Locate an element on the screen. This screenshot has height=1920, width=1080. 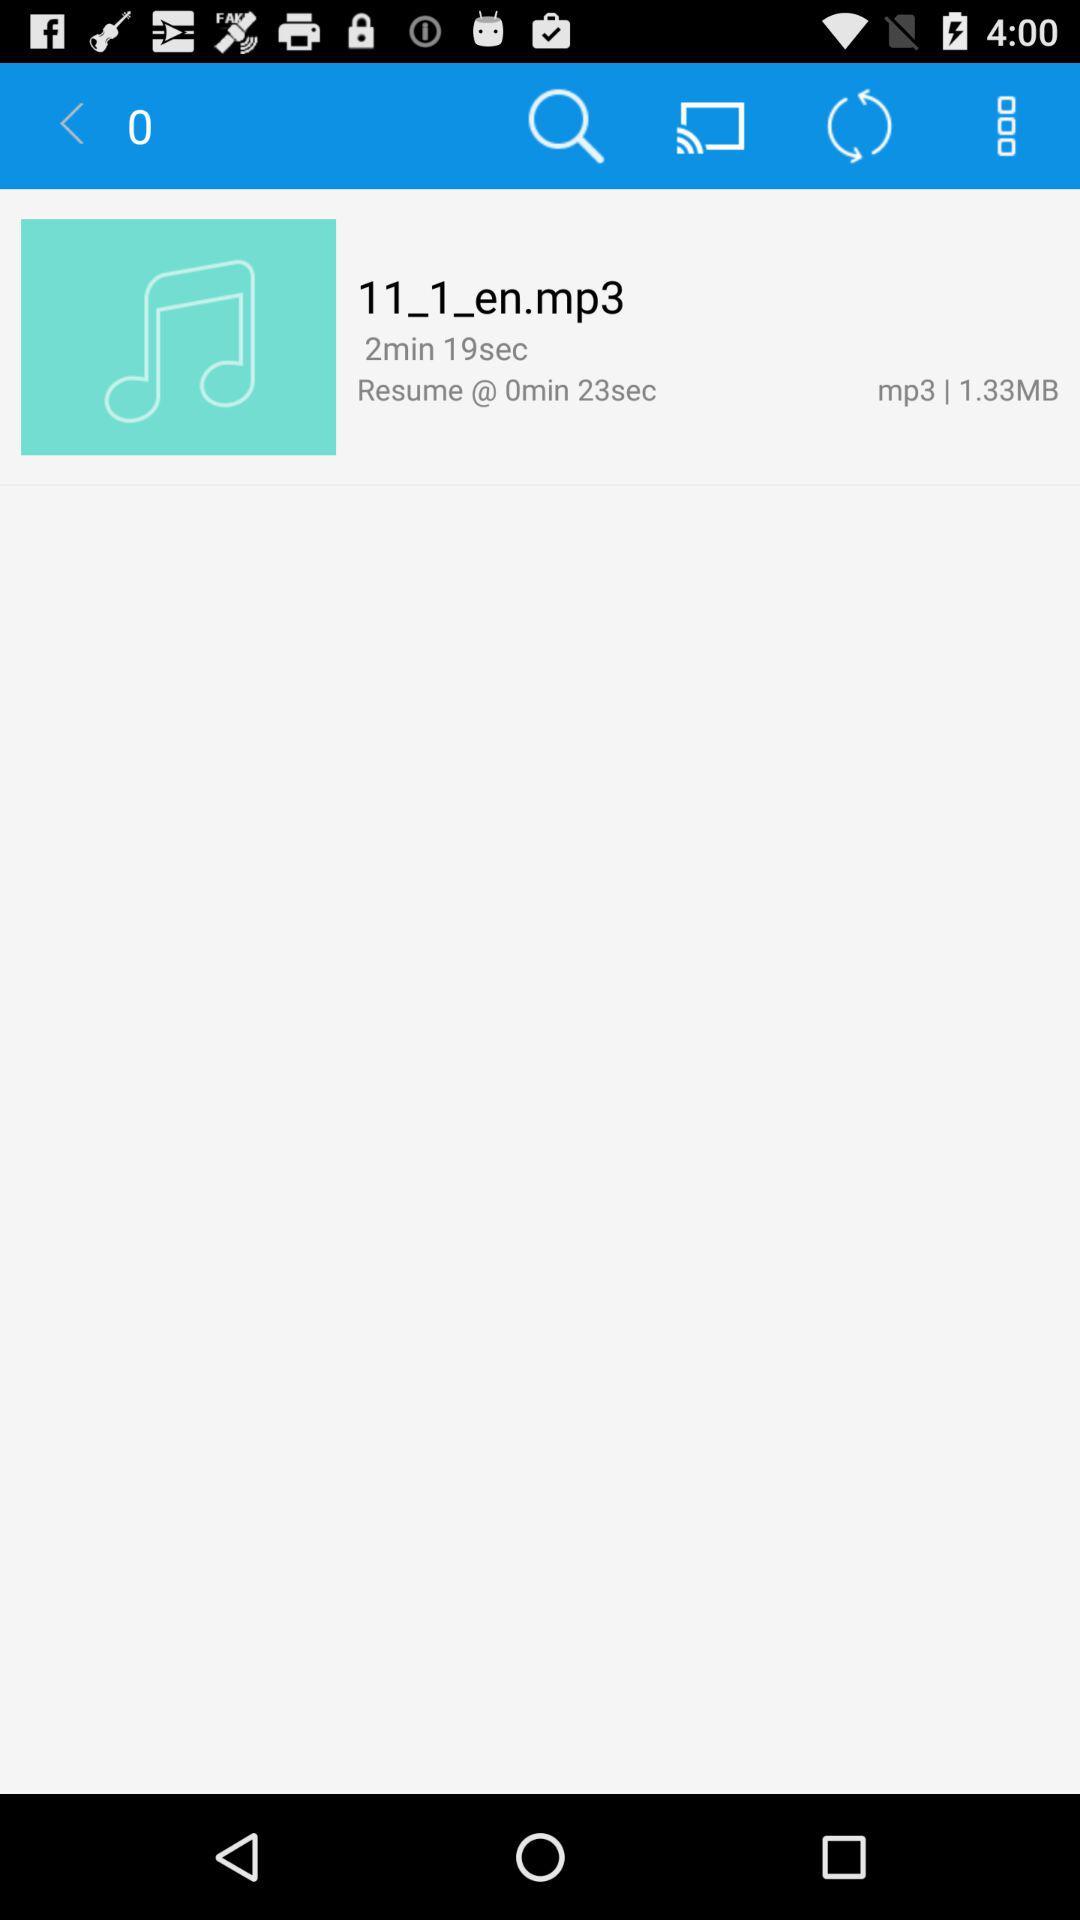
second button from top right corner is located at coordinates (858, 124).